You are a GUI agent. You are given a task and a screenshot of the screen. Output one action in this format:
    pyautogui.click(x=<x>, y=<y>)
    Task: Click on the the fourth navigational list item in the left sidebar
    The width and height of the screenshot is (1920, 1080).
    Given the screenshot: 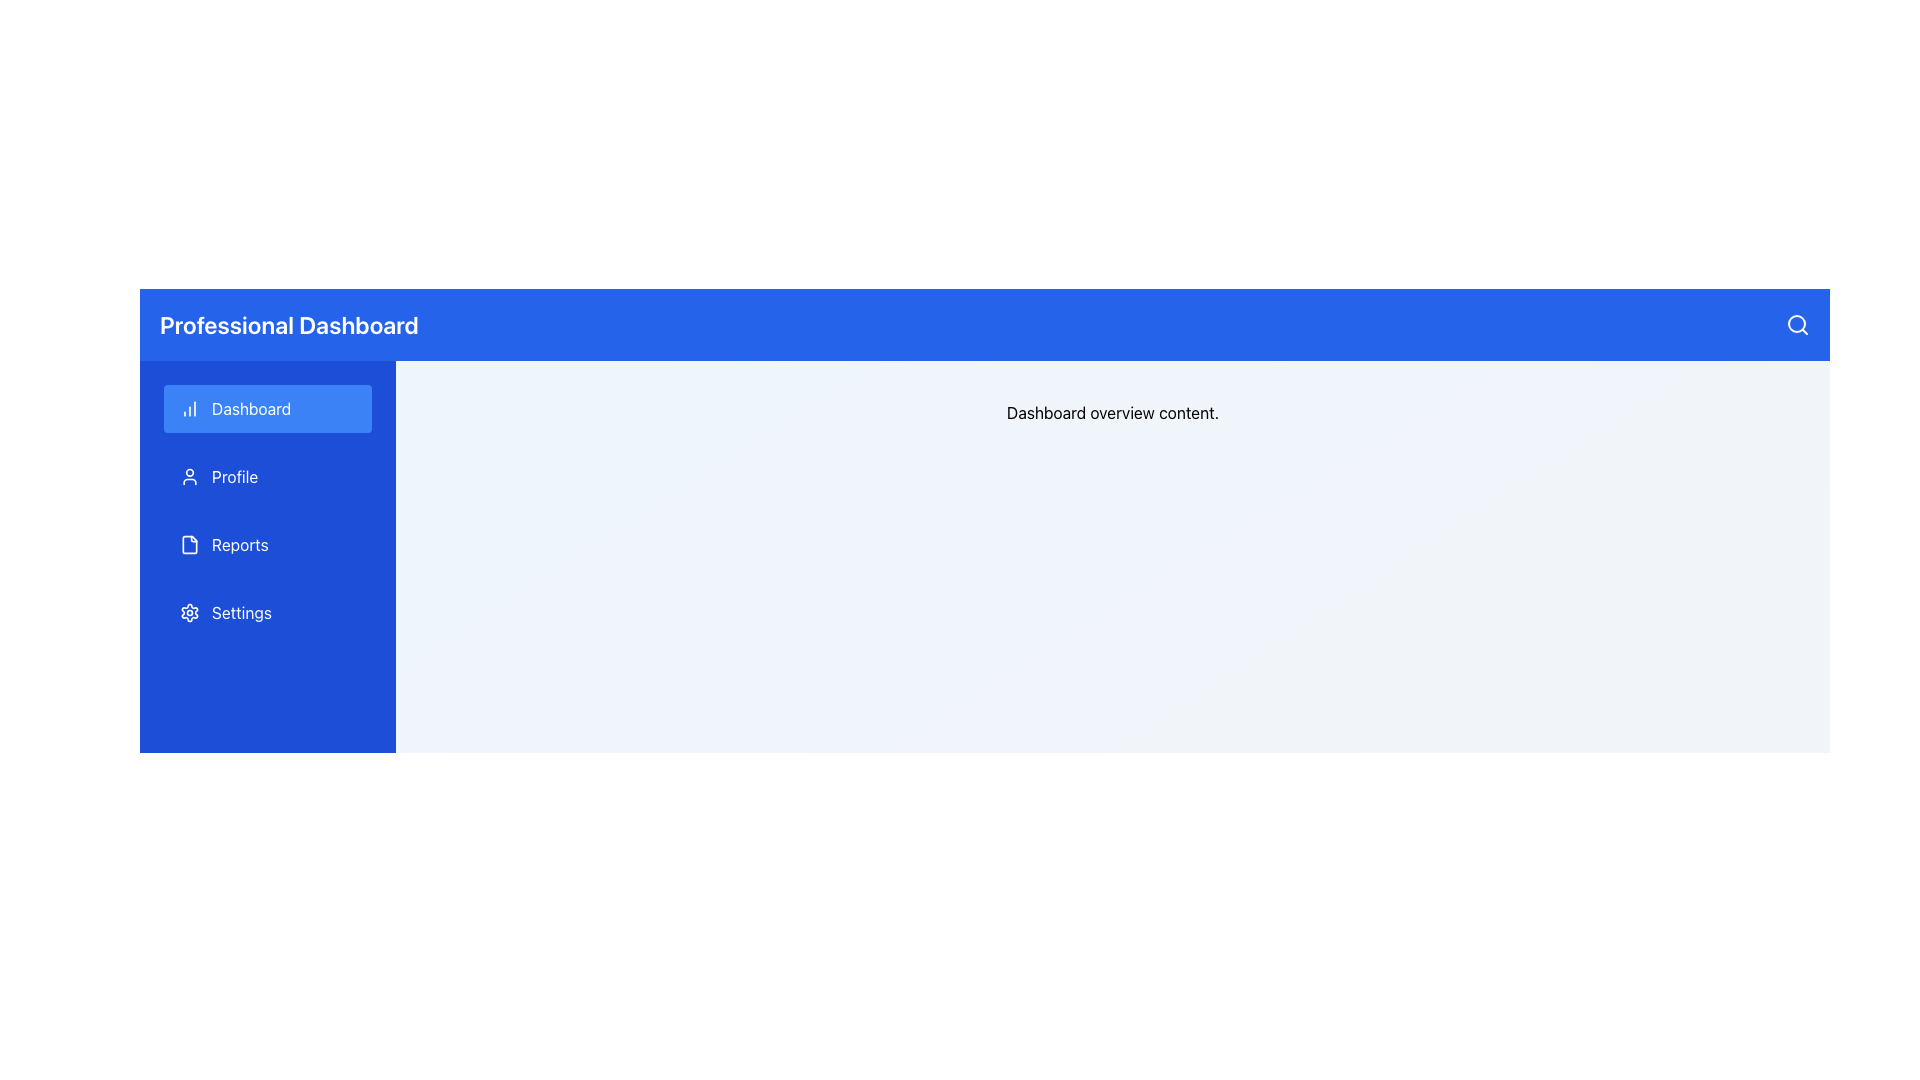 What is the action you would take?
    pyautogui.click(x=267, y=612)
    